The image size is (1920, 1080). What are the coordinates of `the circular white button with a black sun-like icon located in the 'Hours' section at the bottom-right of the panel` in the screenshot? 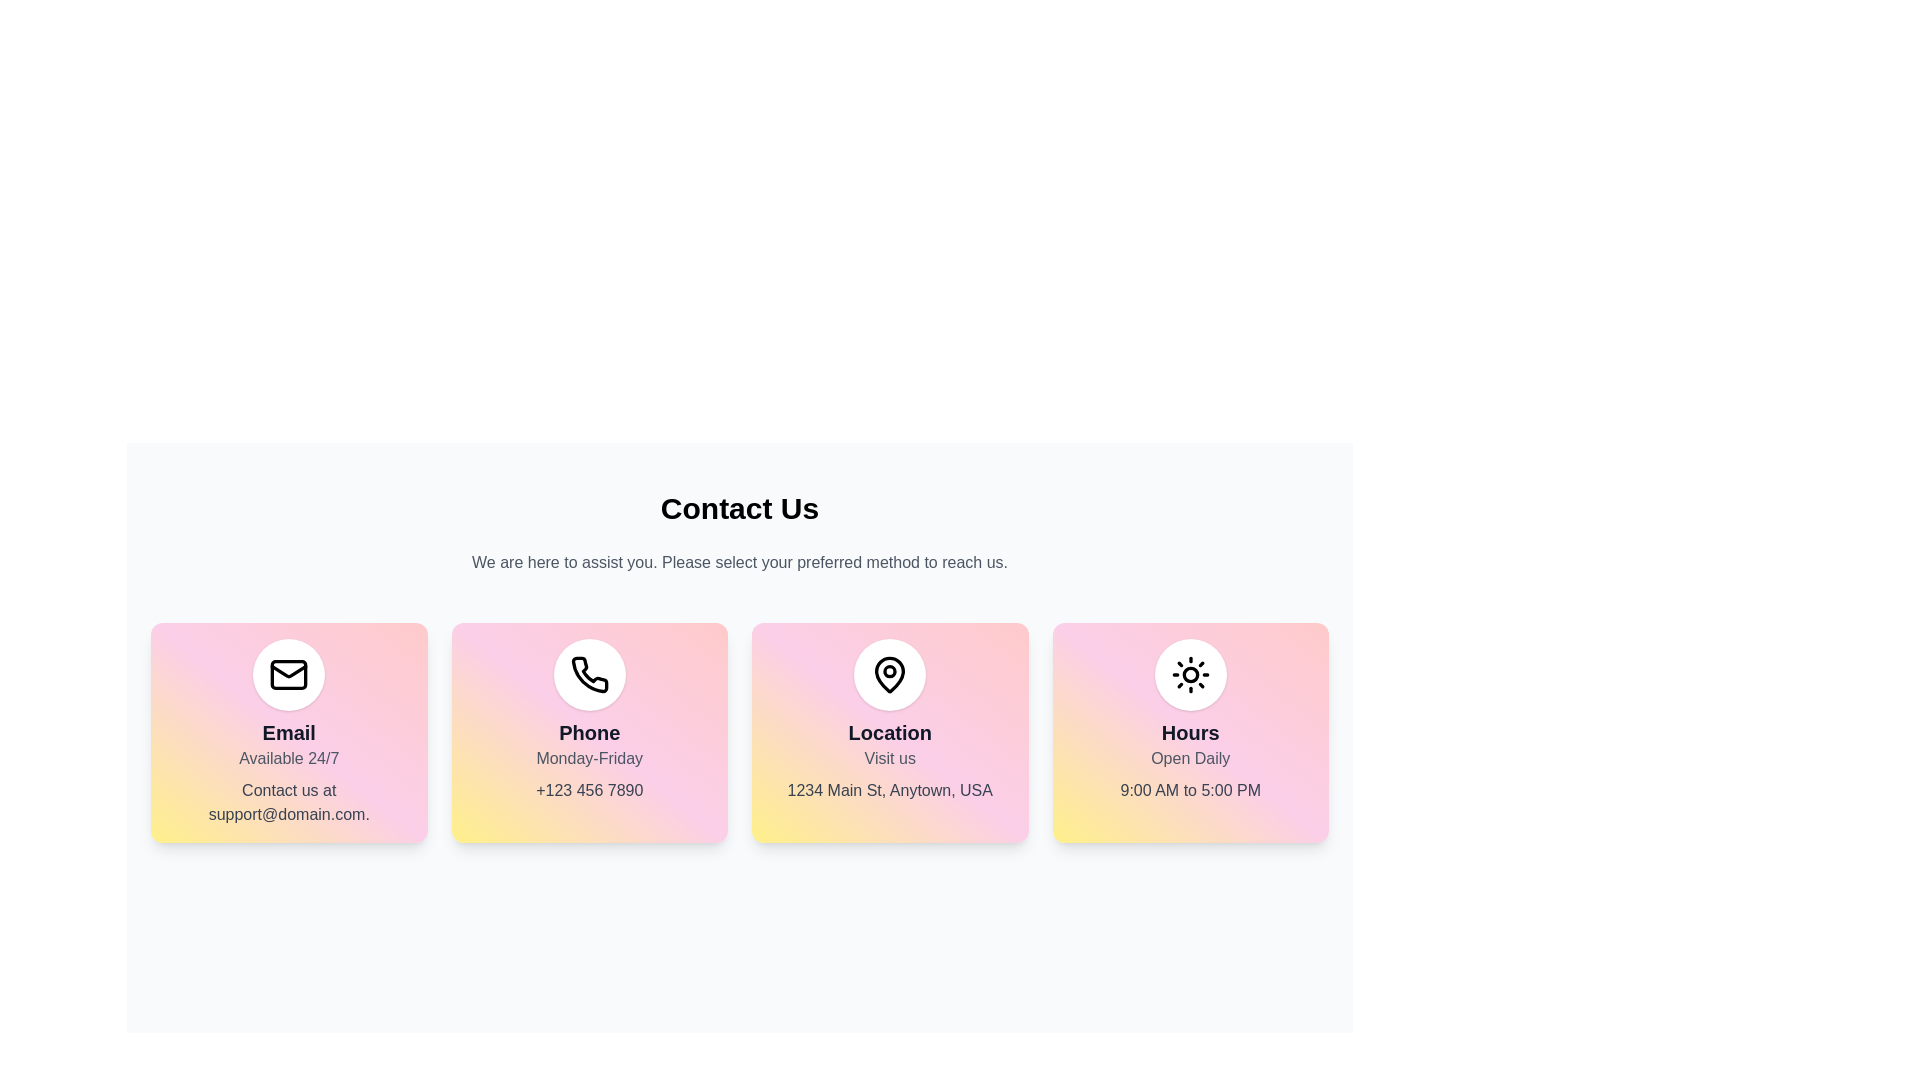 It's located at (1190, 675).